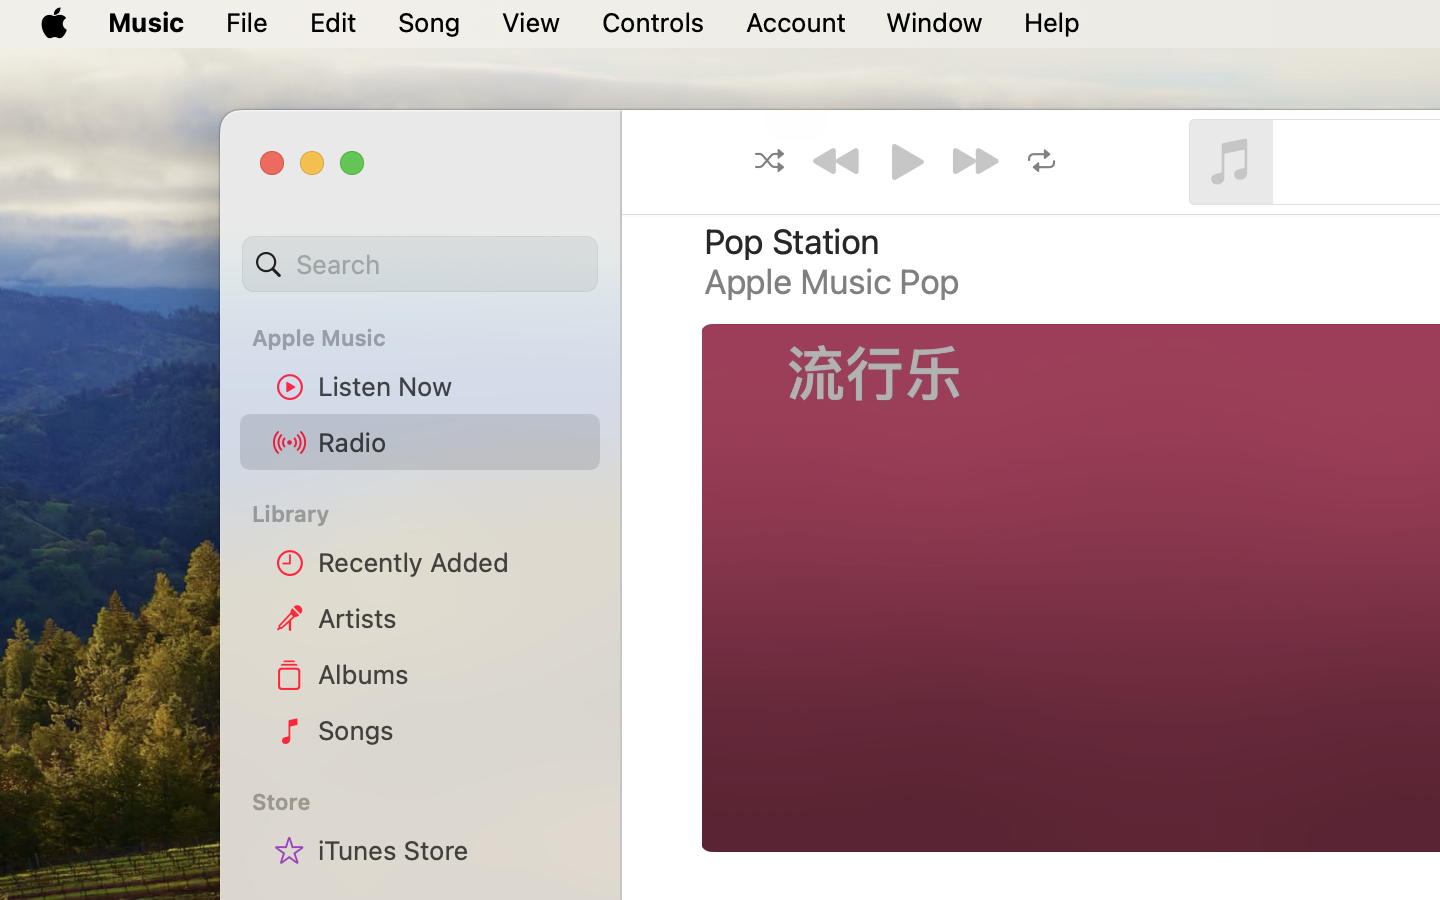 The height and width of the screenshot is (900, 1440). I want to click on 'Radio', so click(451, 441).